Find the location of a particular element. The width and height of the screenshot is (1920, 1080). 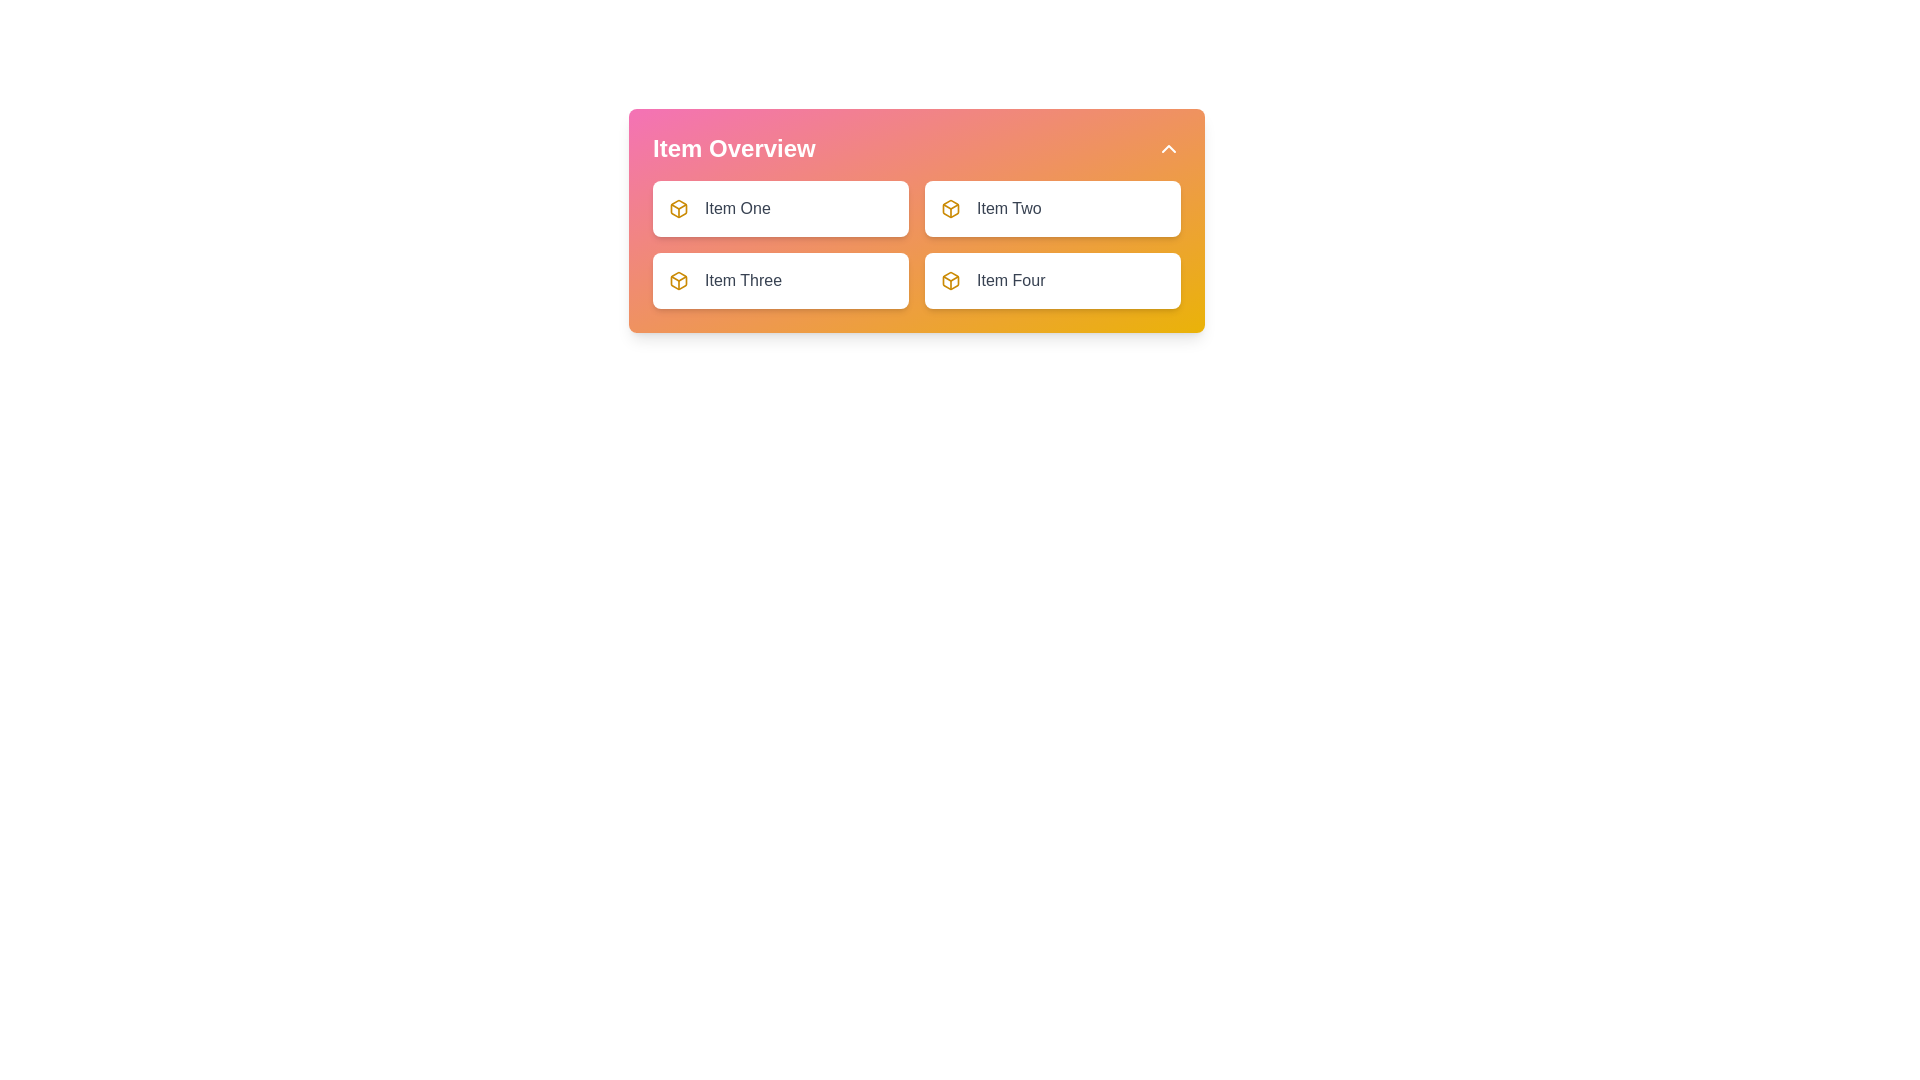

the small yellow icon resembling a box, located to the left of the 'Item Four' text, to interact with it is located at coordinates (949, 281).